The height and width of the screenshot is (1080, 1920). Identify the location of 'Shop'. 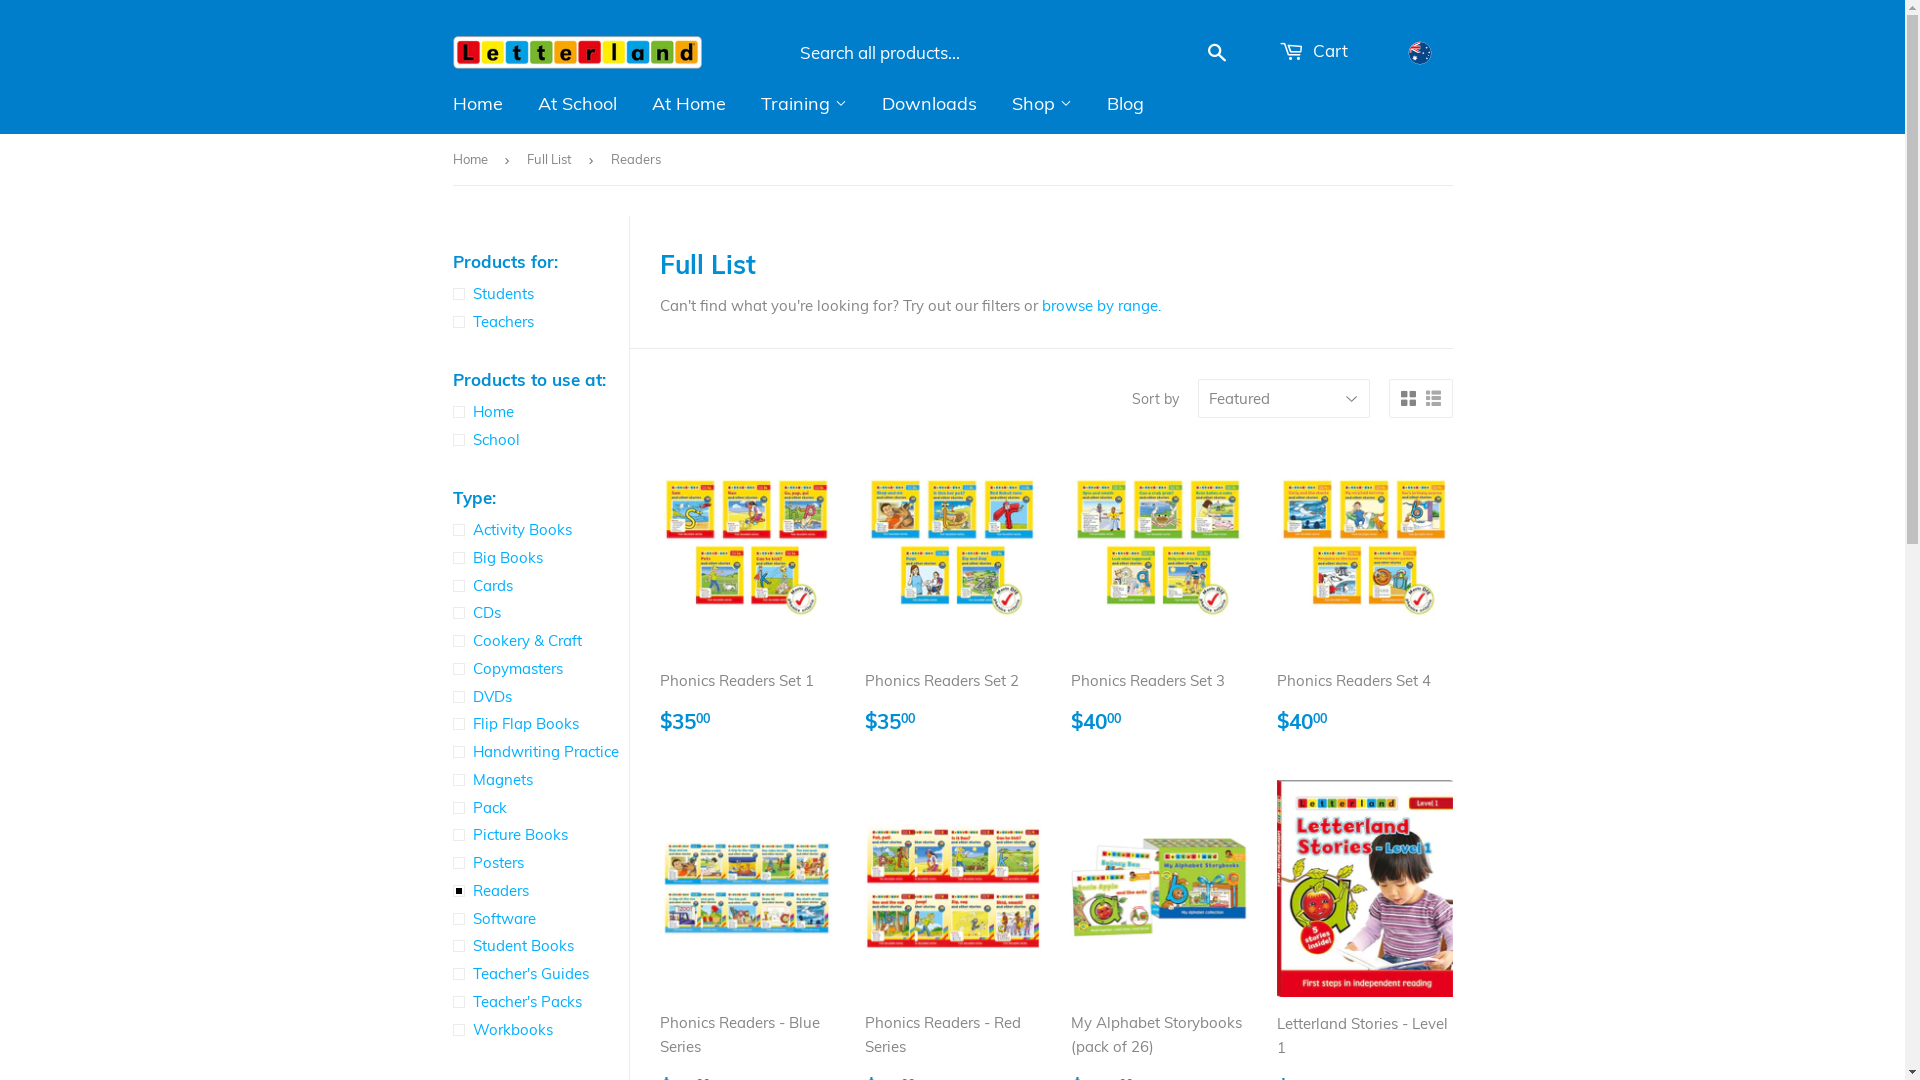
(996, 104).